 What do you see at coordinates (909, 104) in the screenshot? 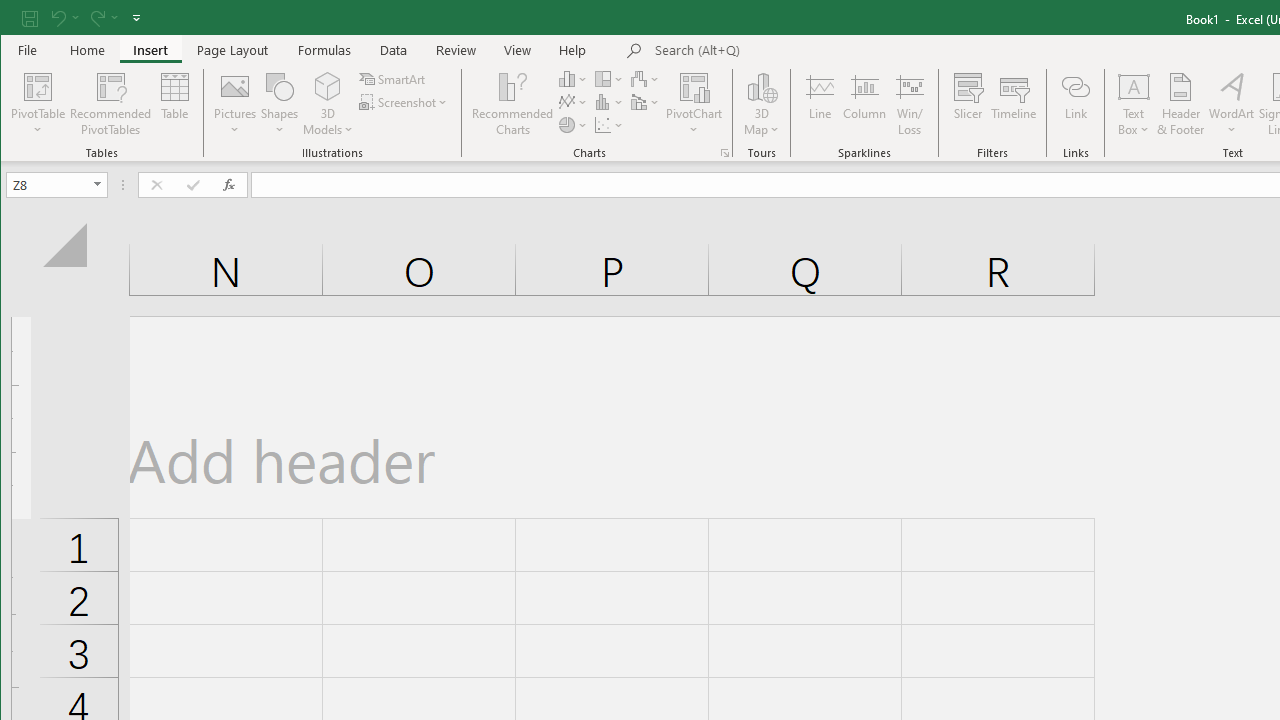
I see `'Win/Loss'` at bounding box center [909, 104].